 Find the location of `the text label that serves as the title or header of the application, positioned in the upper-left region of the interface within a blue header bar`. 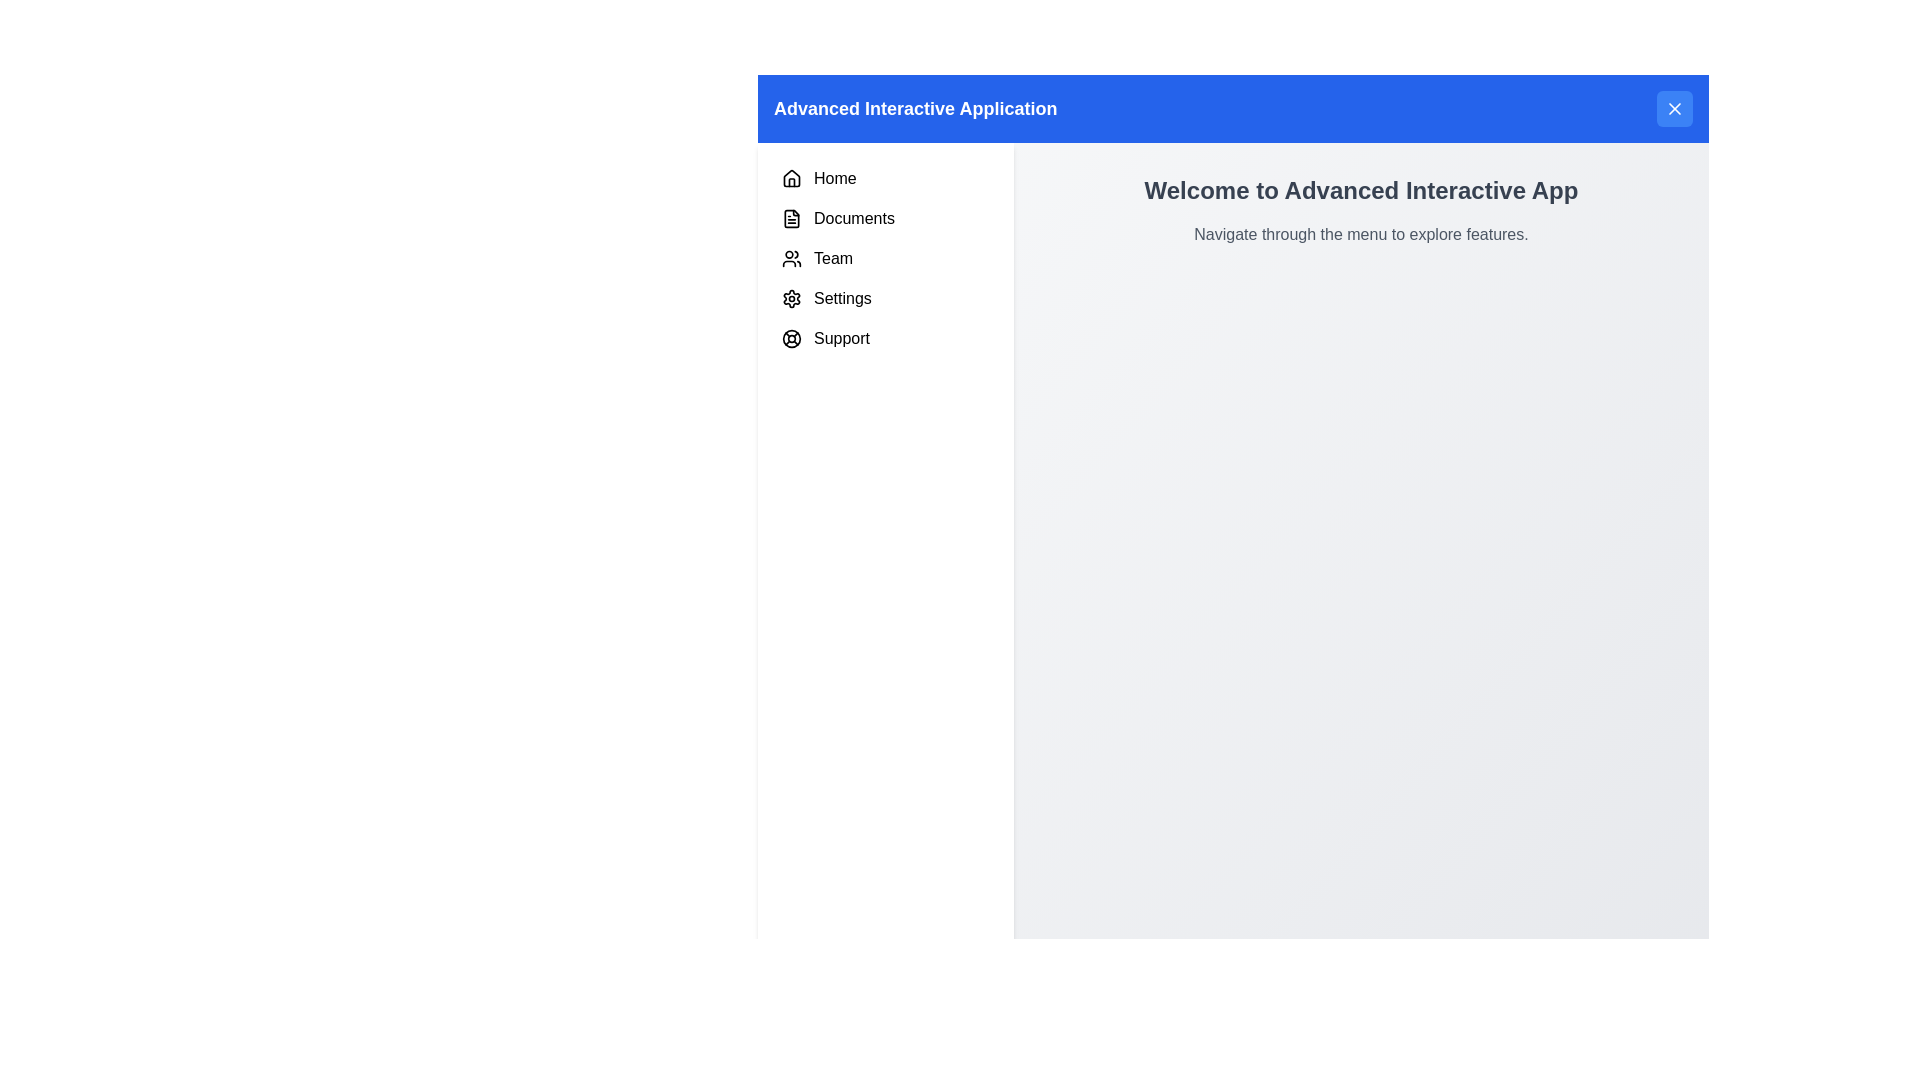

the text label that serves as the title or header of the application, positioned in the upper-left region of the interface within a blue header bar is located at coordinates (914, 108).